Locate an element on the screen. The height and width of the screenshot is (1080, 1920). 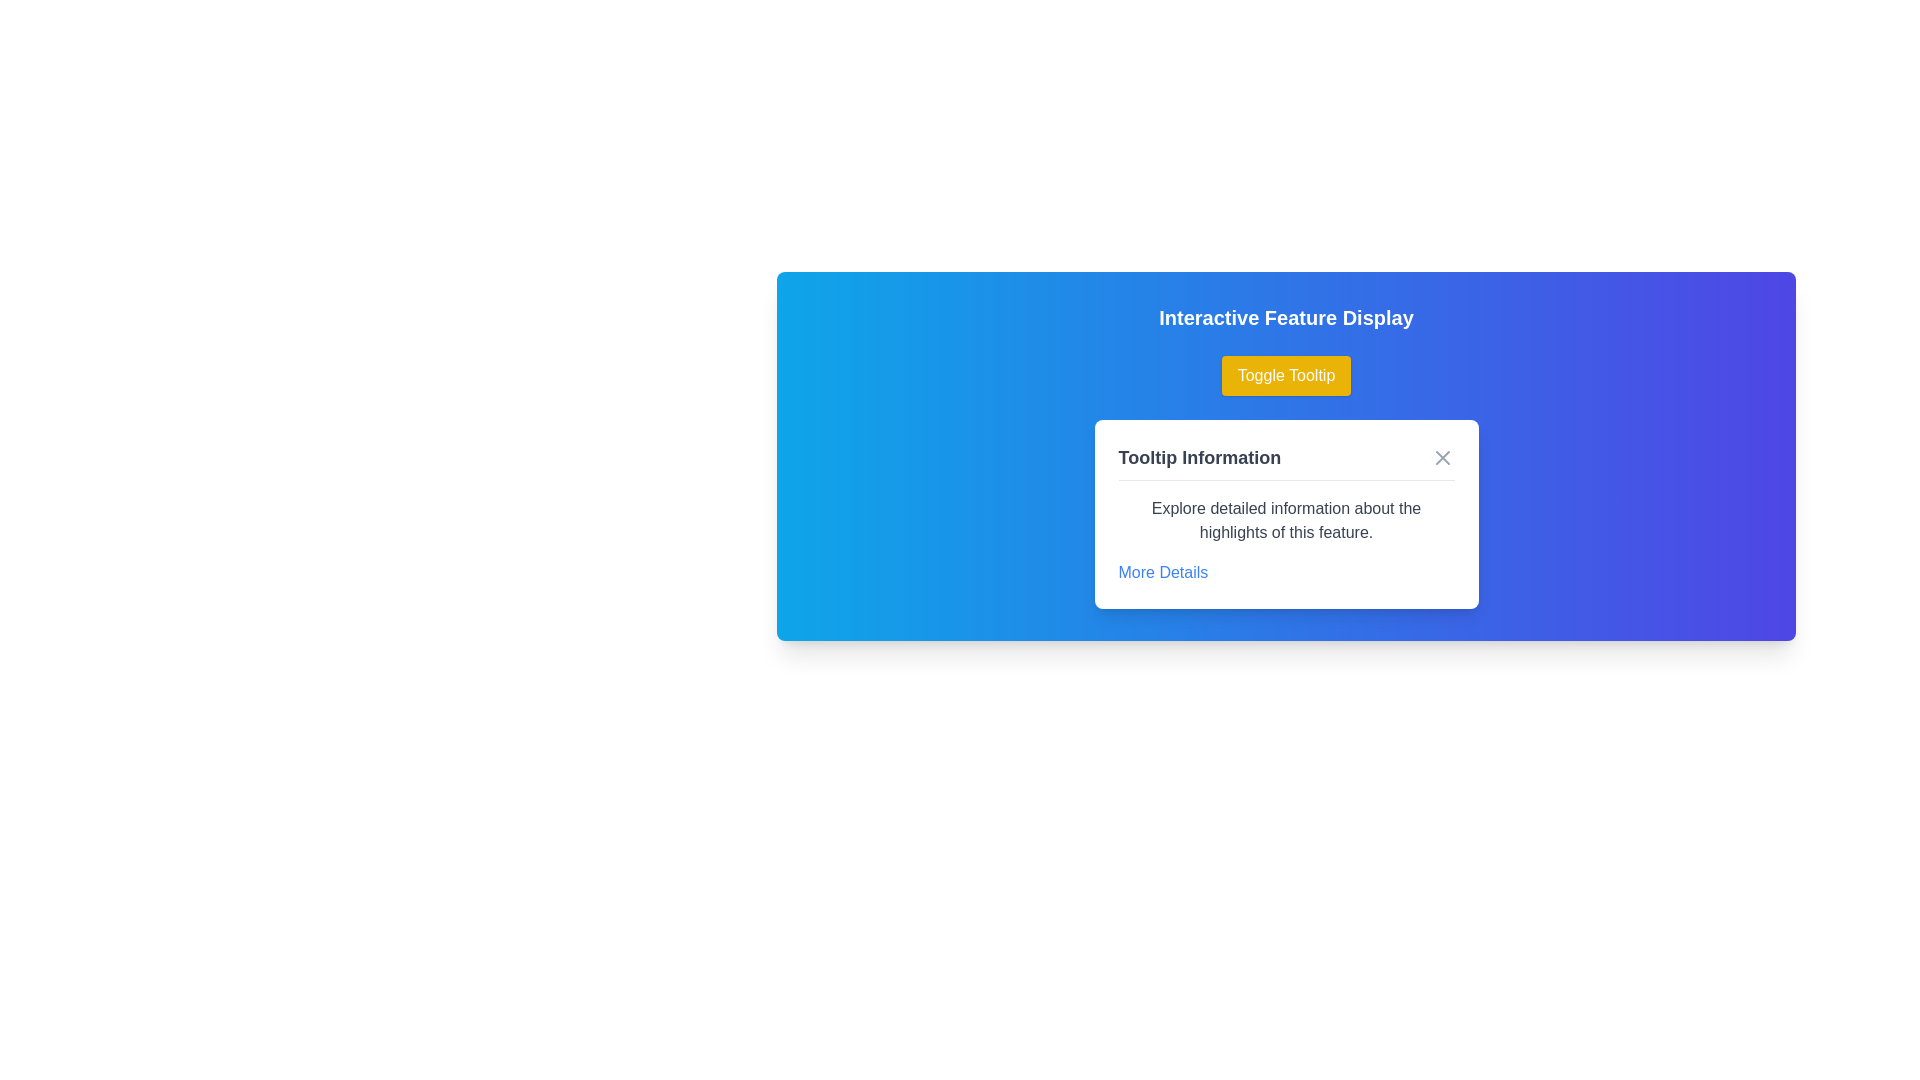
the 'Toggle Tooltip' button with rounded edges and a yellow background is located at coordinates (1286, 375).